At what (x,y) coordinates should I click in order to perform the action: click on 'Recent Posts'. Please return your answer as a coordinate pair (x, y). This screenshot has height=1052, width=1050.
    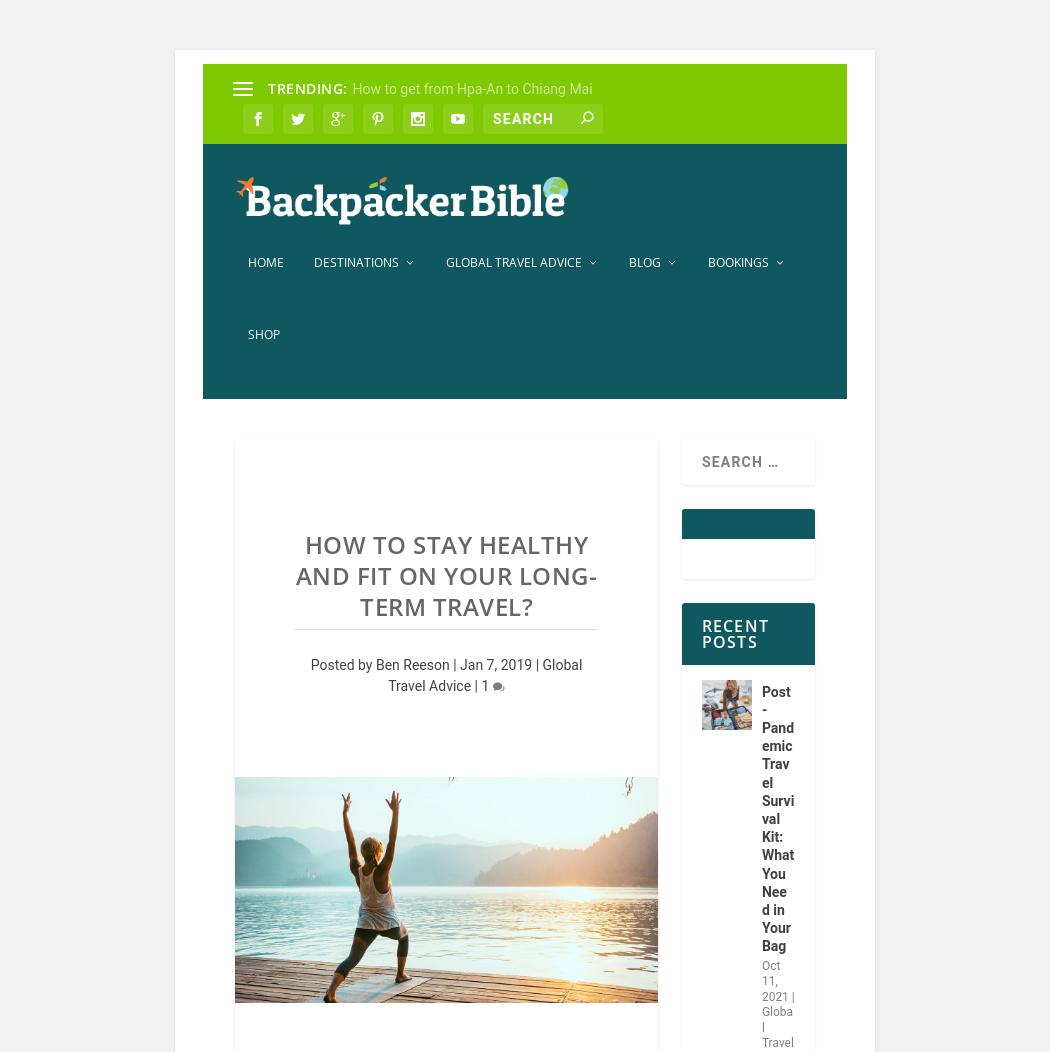
    Looking at the image, I should click on (700, 646).